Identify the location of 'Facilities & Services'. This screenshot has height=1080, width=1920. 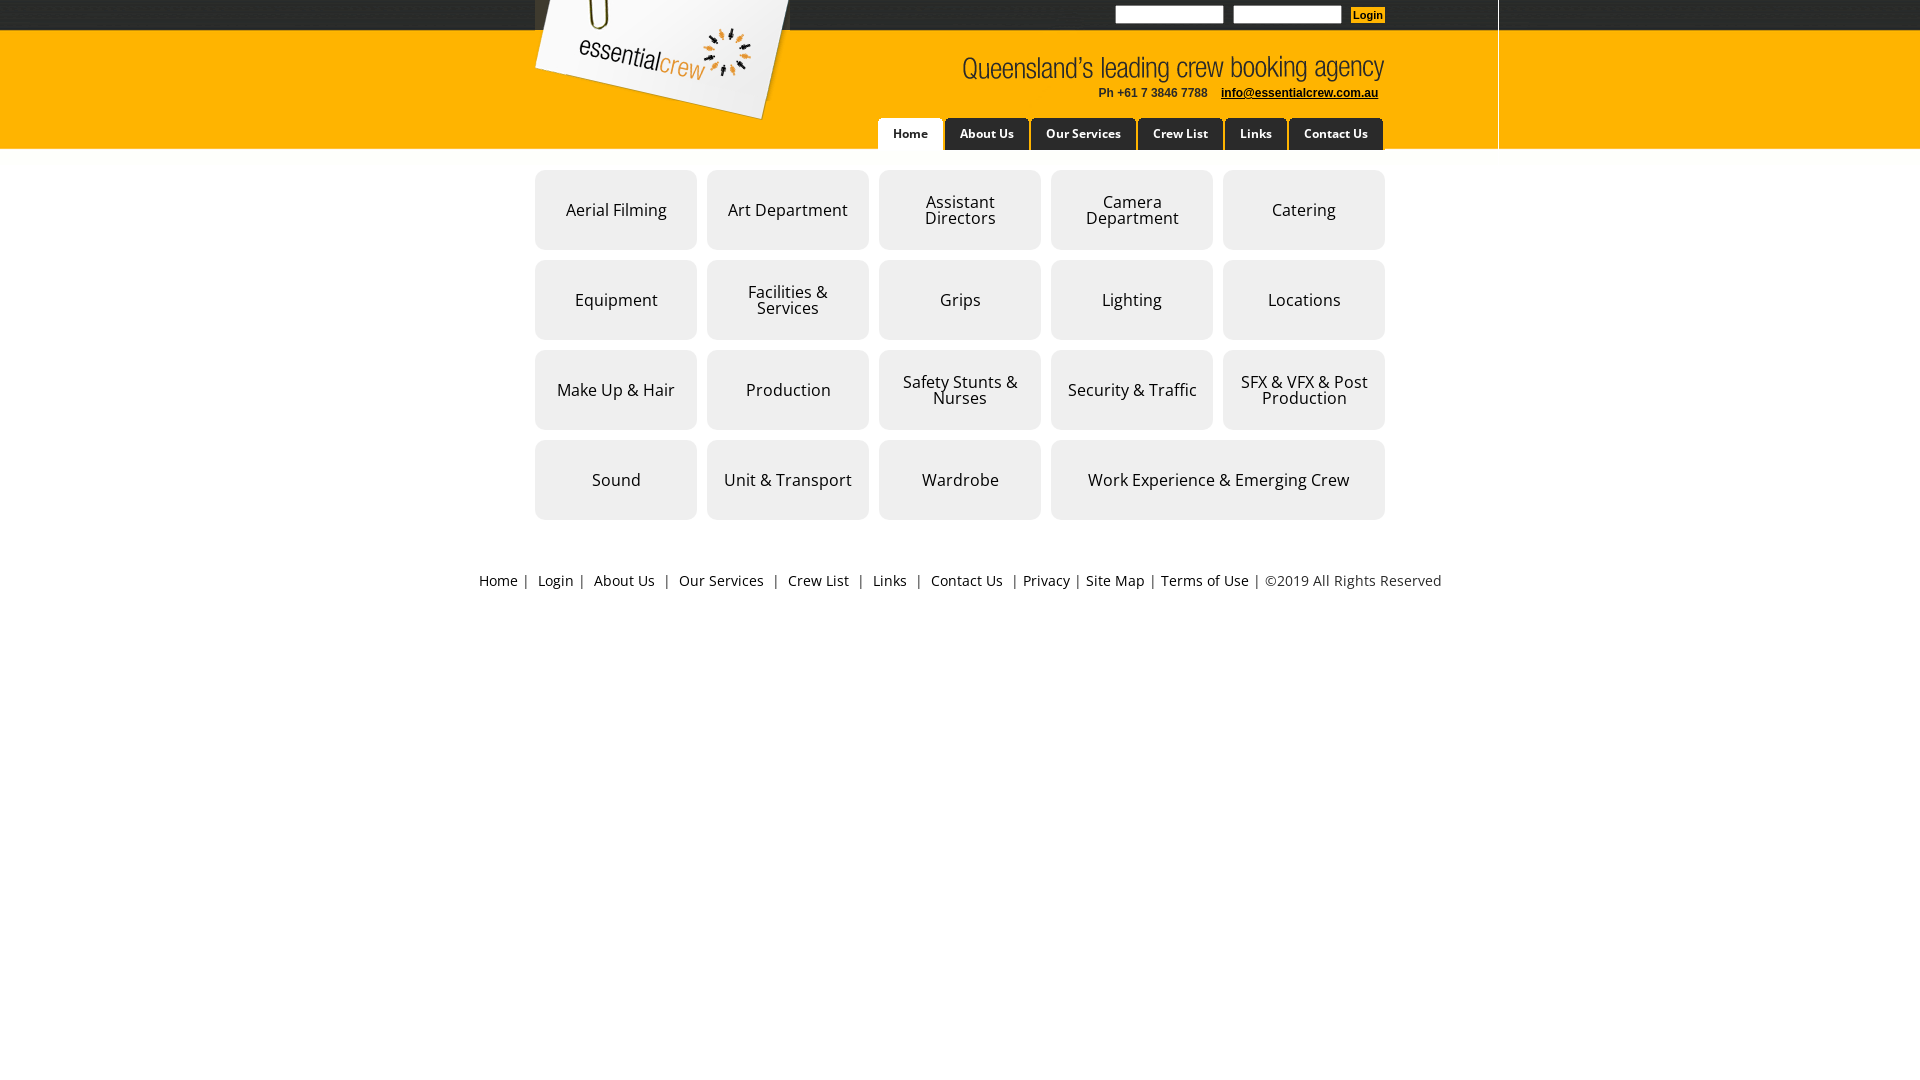
(706, 300).